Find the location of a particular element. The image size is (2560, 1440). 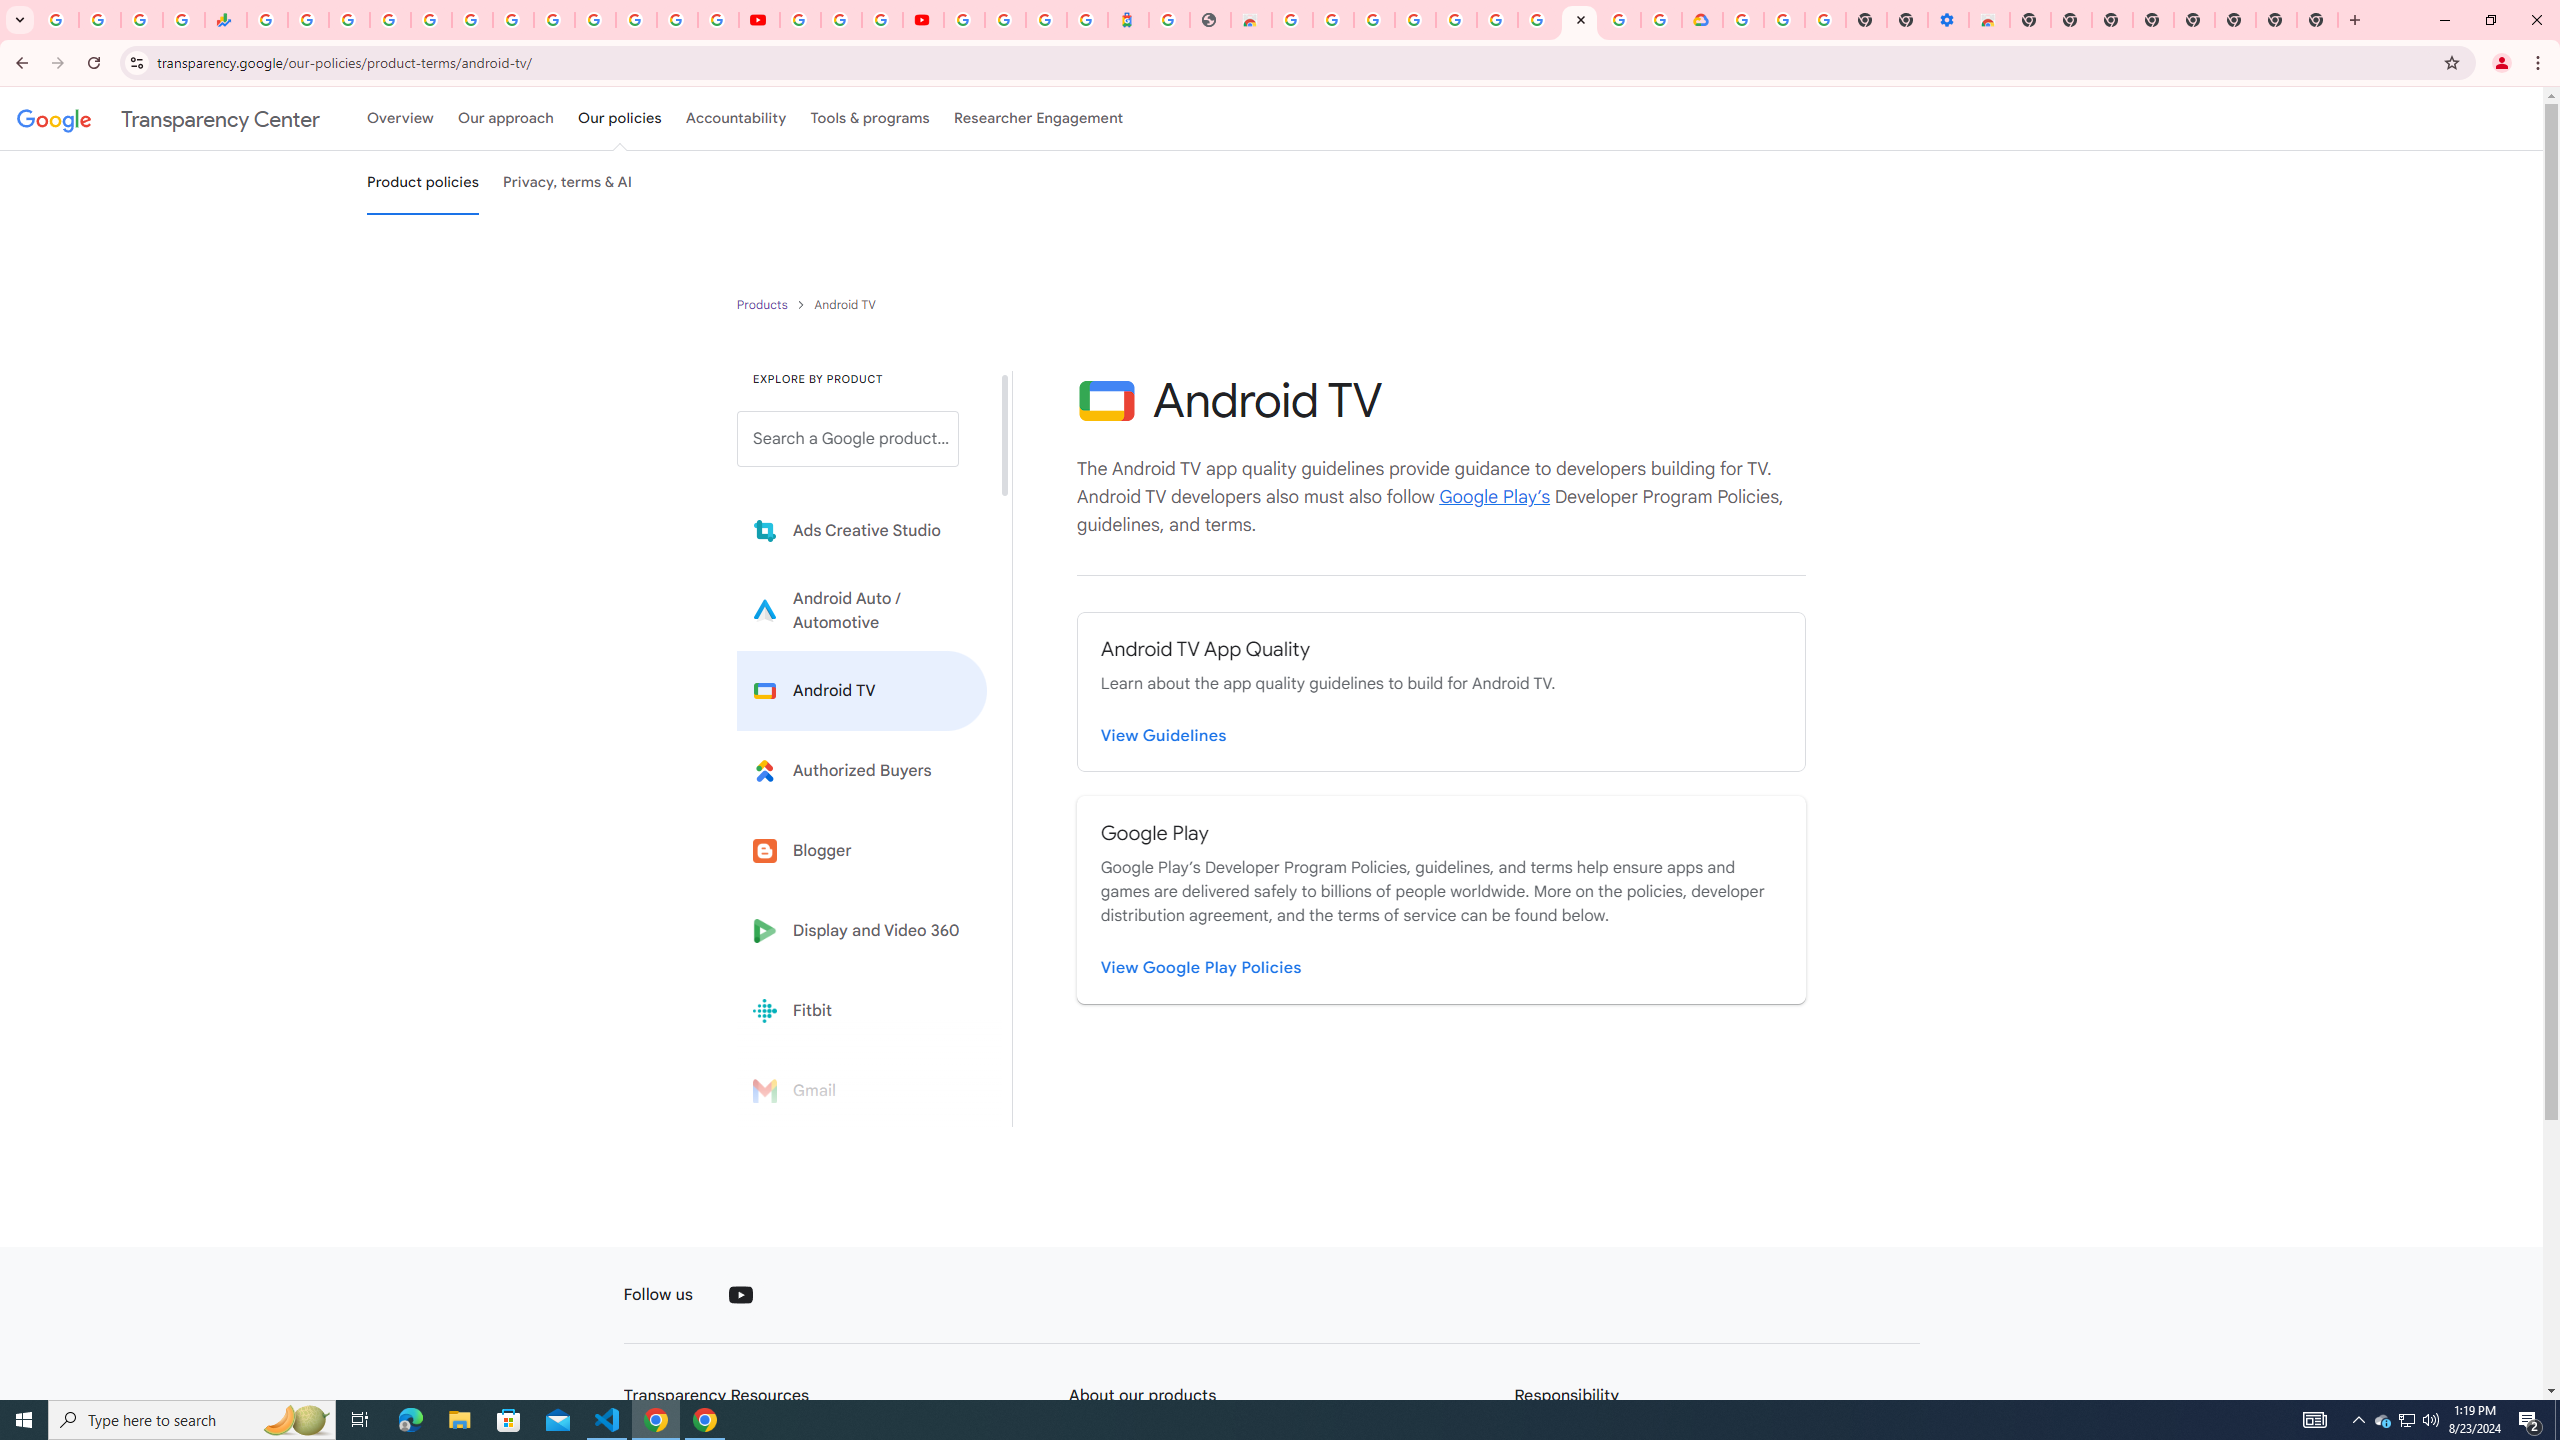

'Chrome Web Store - Household' is located at coordinates (1250, 19).